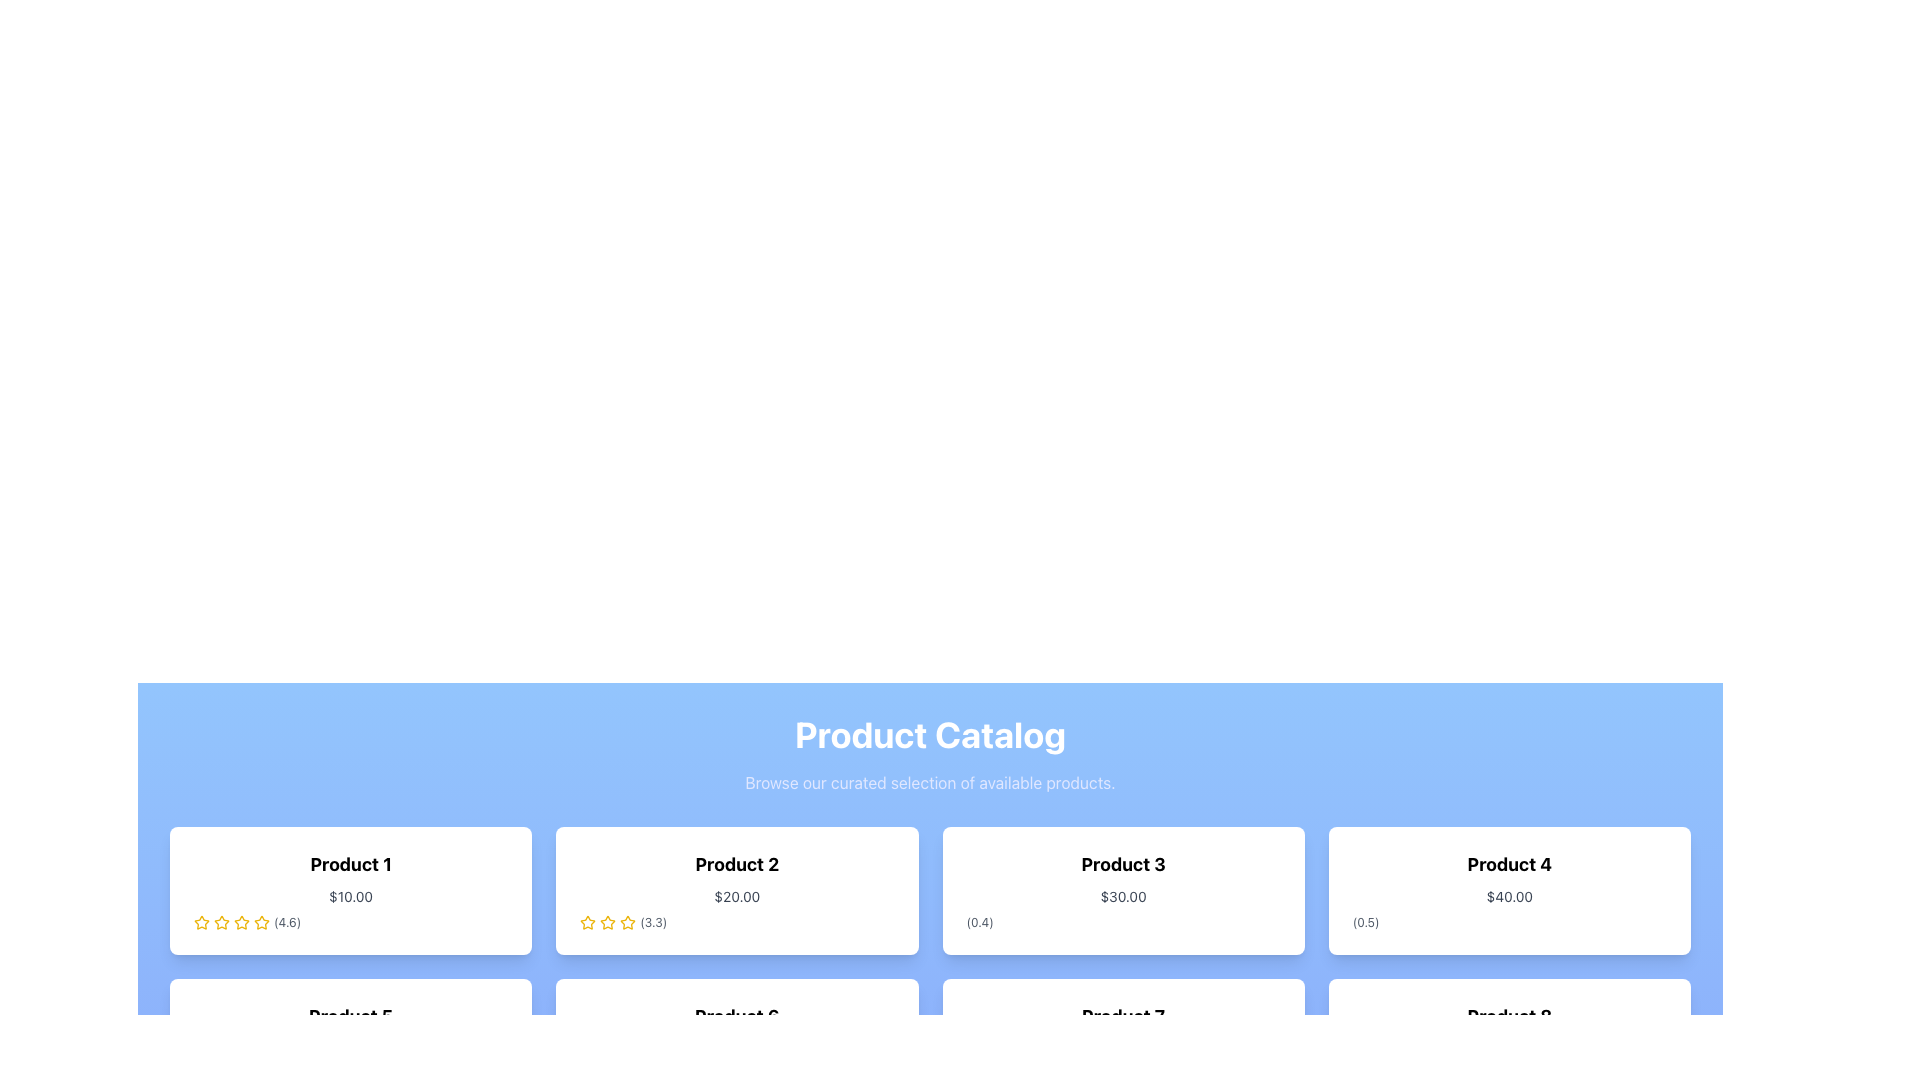  What do you see at coordinates (1509, 896) in the screenshot?
I see `the text label that indicates the price of 'Product 4', which is located below the title and above the rating information` at bounding box center [1509, 896].